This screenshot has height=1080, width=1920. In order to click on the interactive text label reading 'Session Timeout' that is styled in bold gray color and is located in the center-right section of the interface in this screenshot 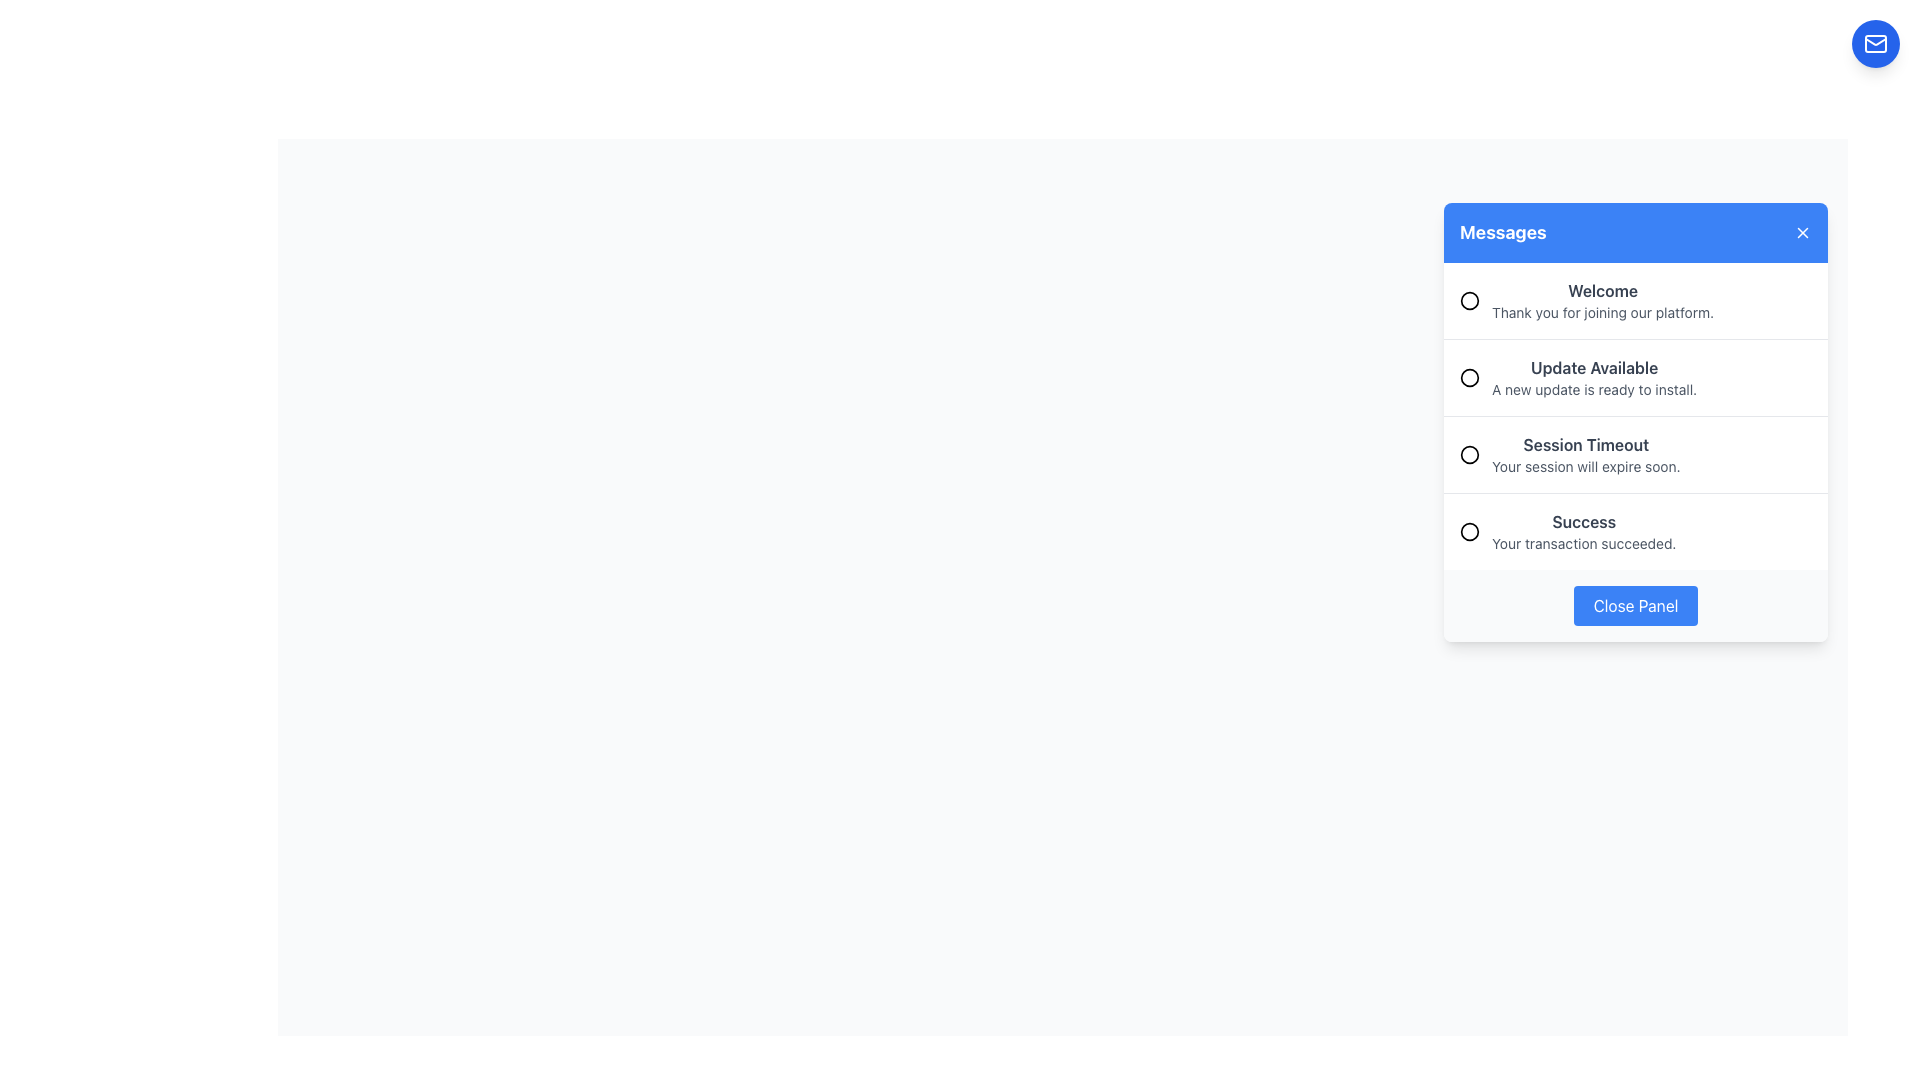, I will do `click(1584, 443)`.